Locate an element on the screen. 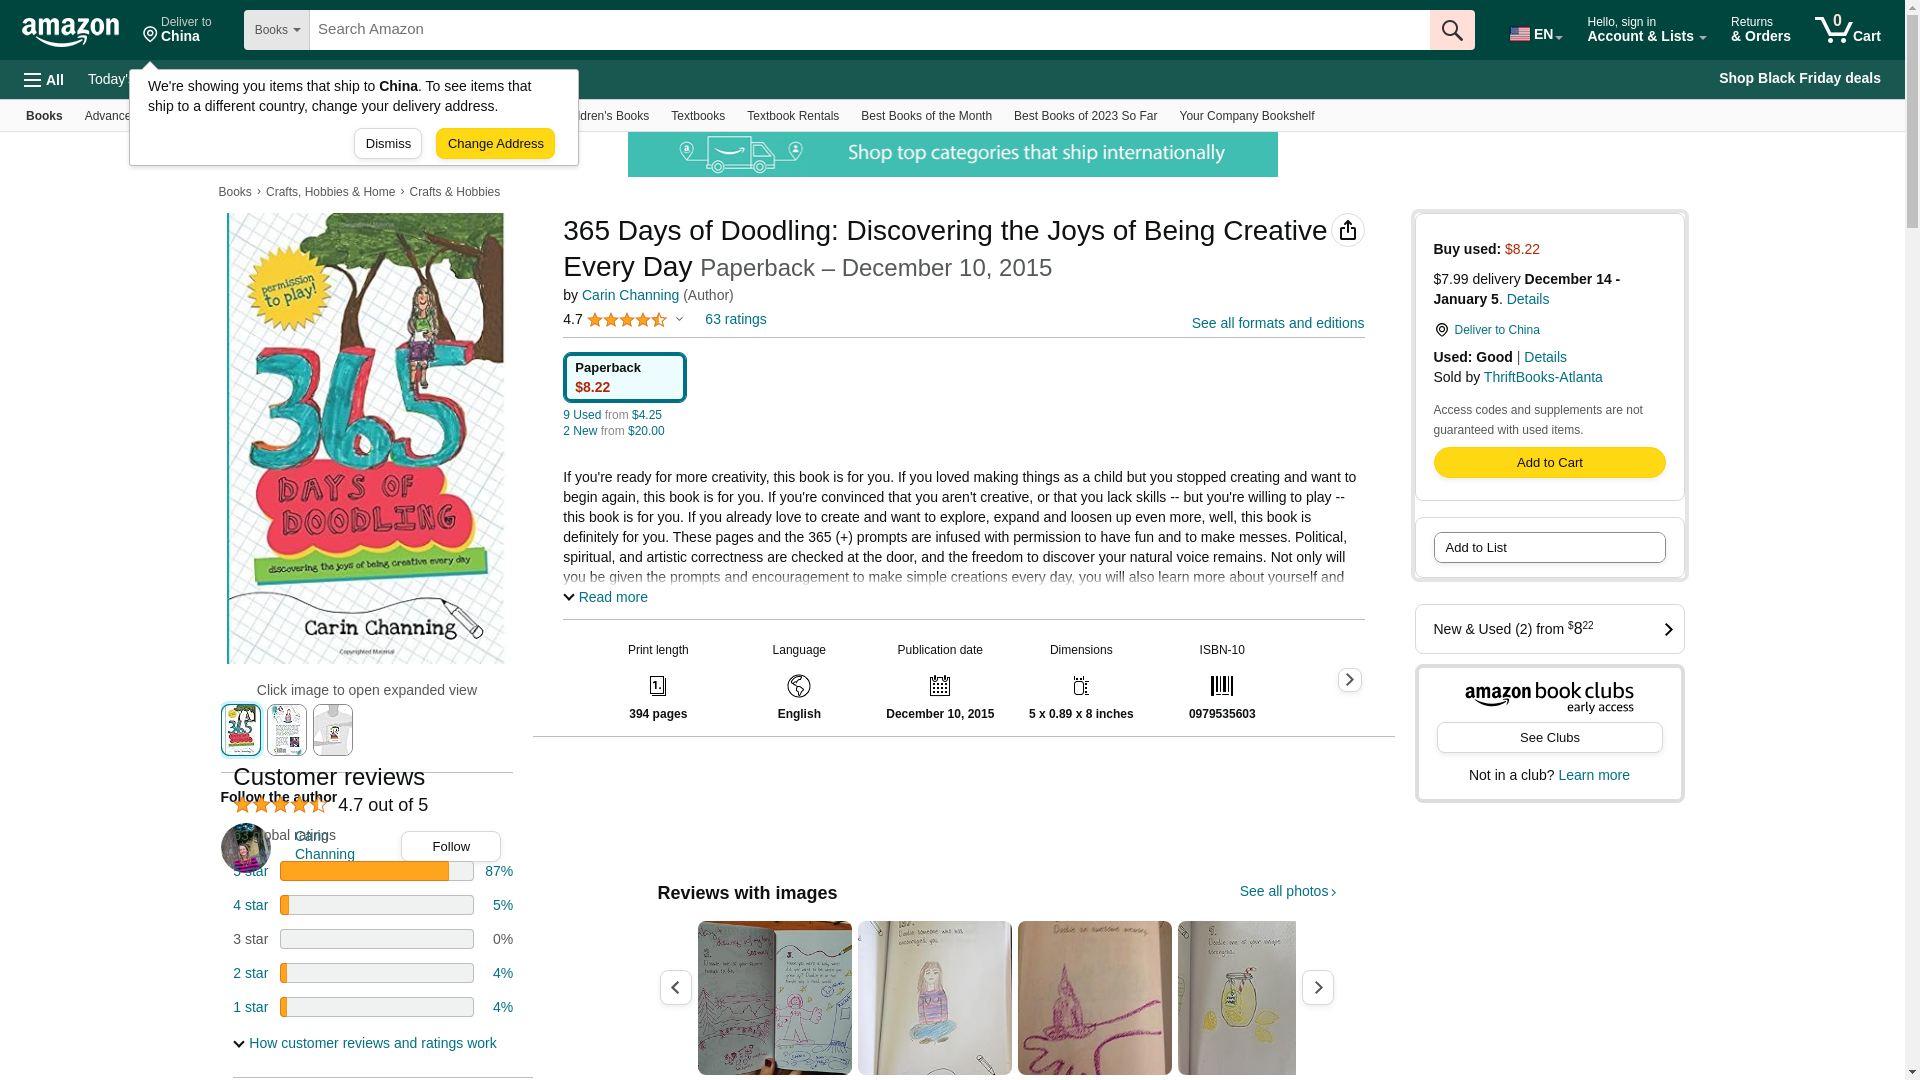 The height and width of the screenshot is (1080, 1920). 'Follow' is located at coordinates (401, 846).